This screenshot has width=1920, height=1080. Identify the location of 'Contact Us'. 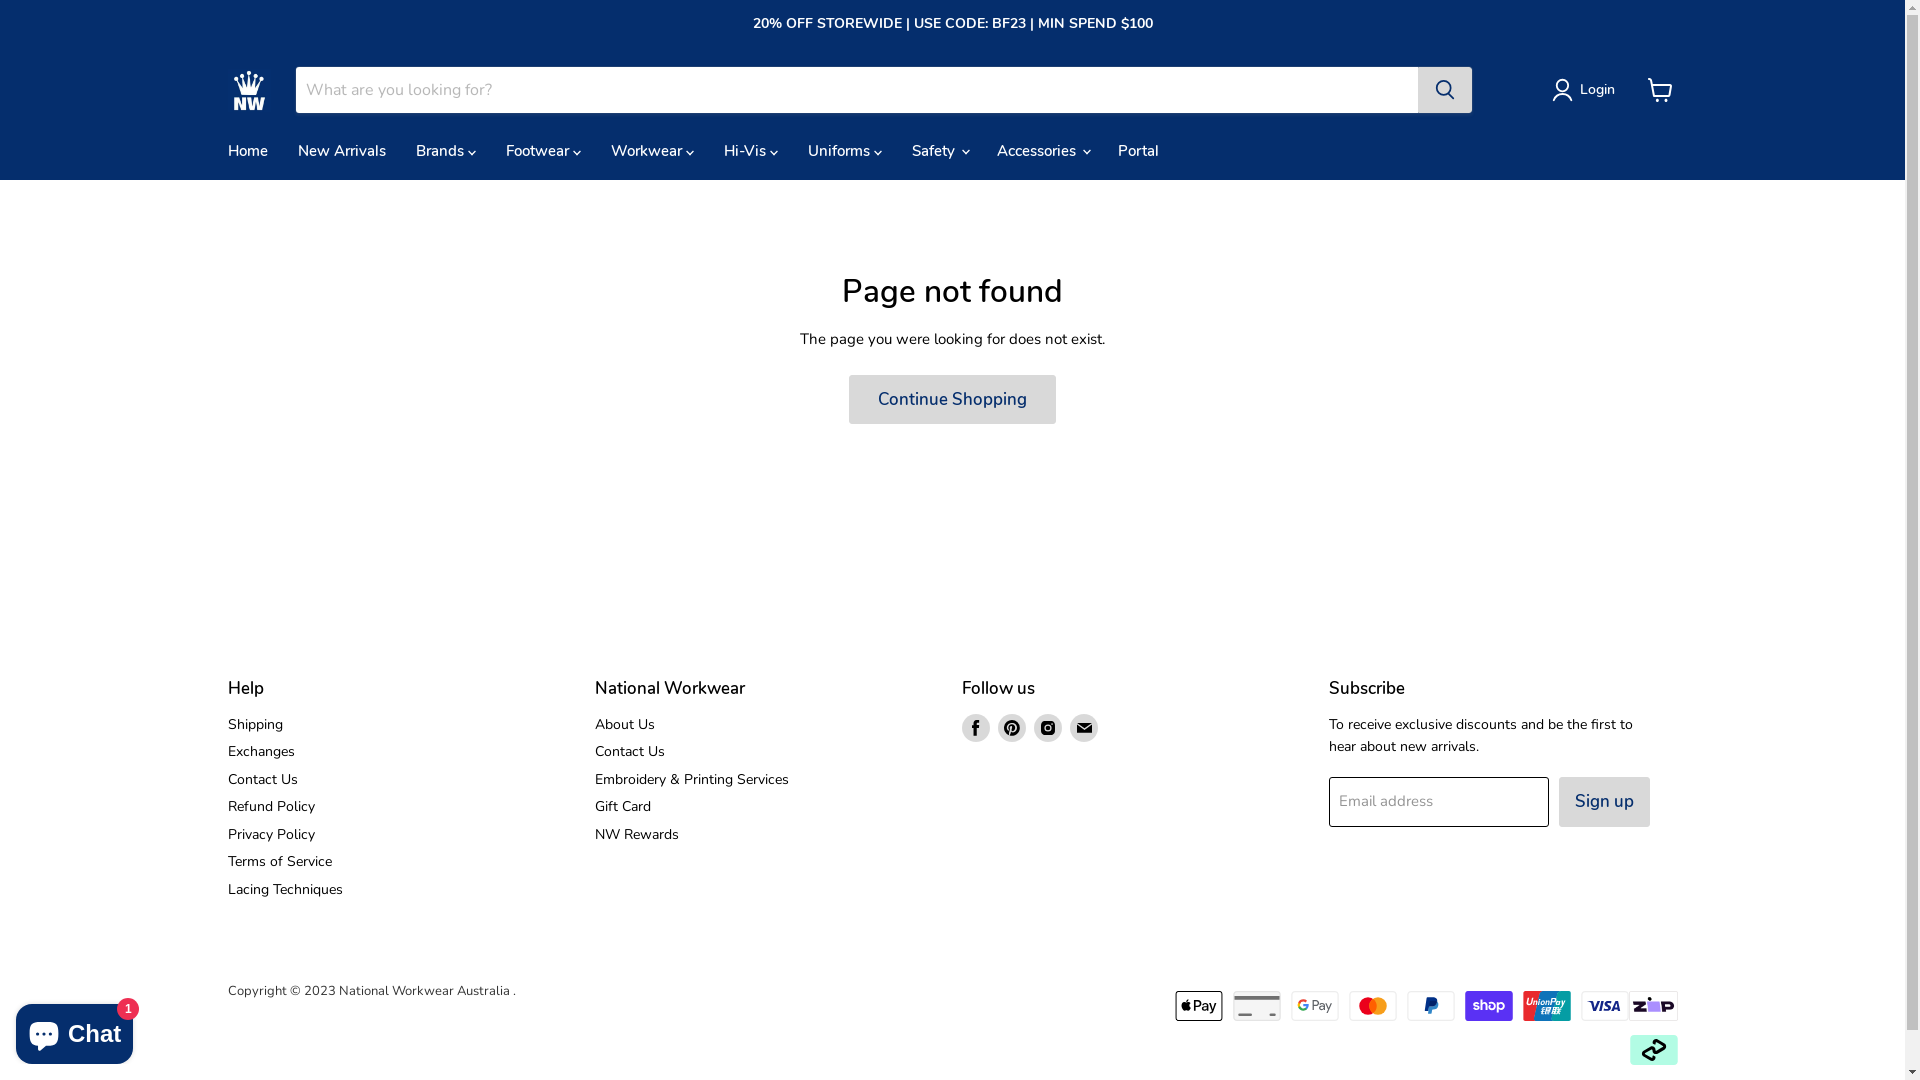
(262, 778).